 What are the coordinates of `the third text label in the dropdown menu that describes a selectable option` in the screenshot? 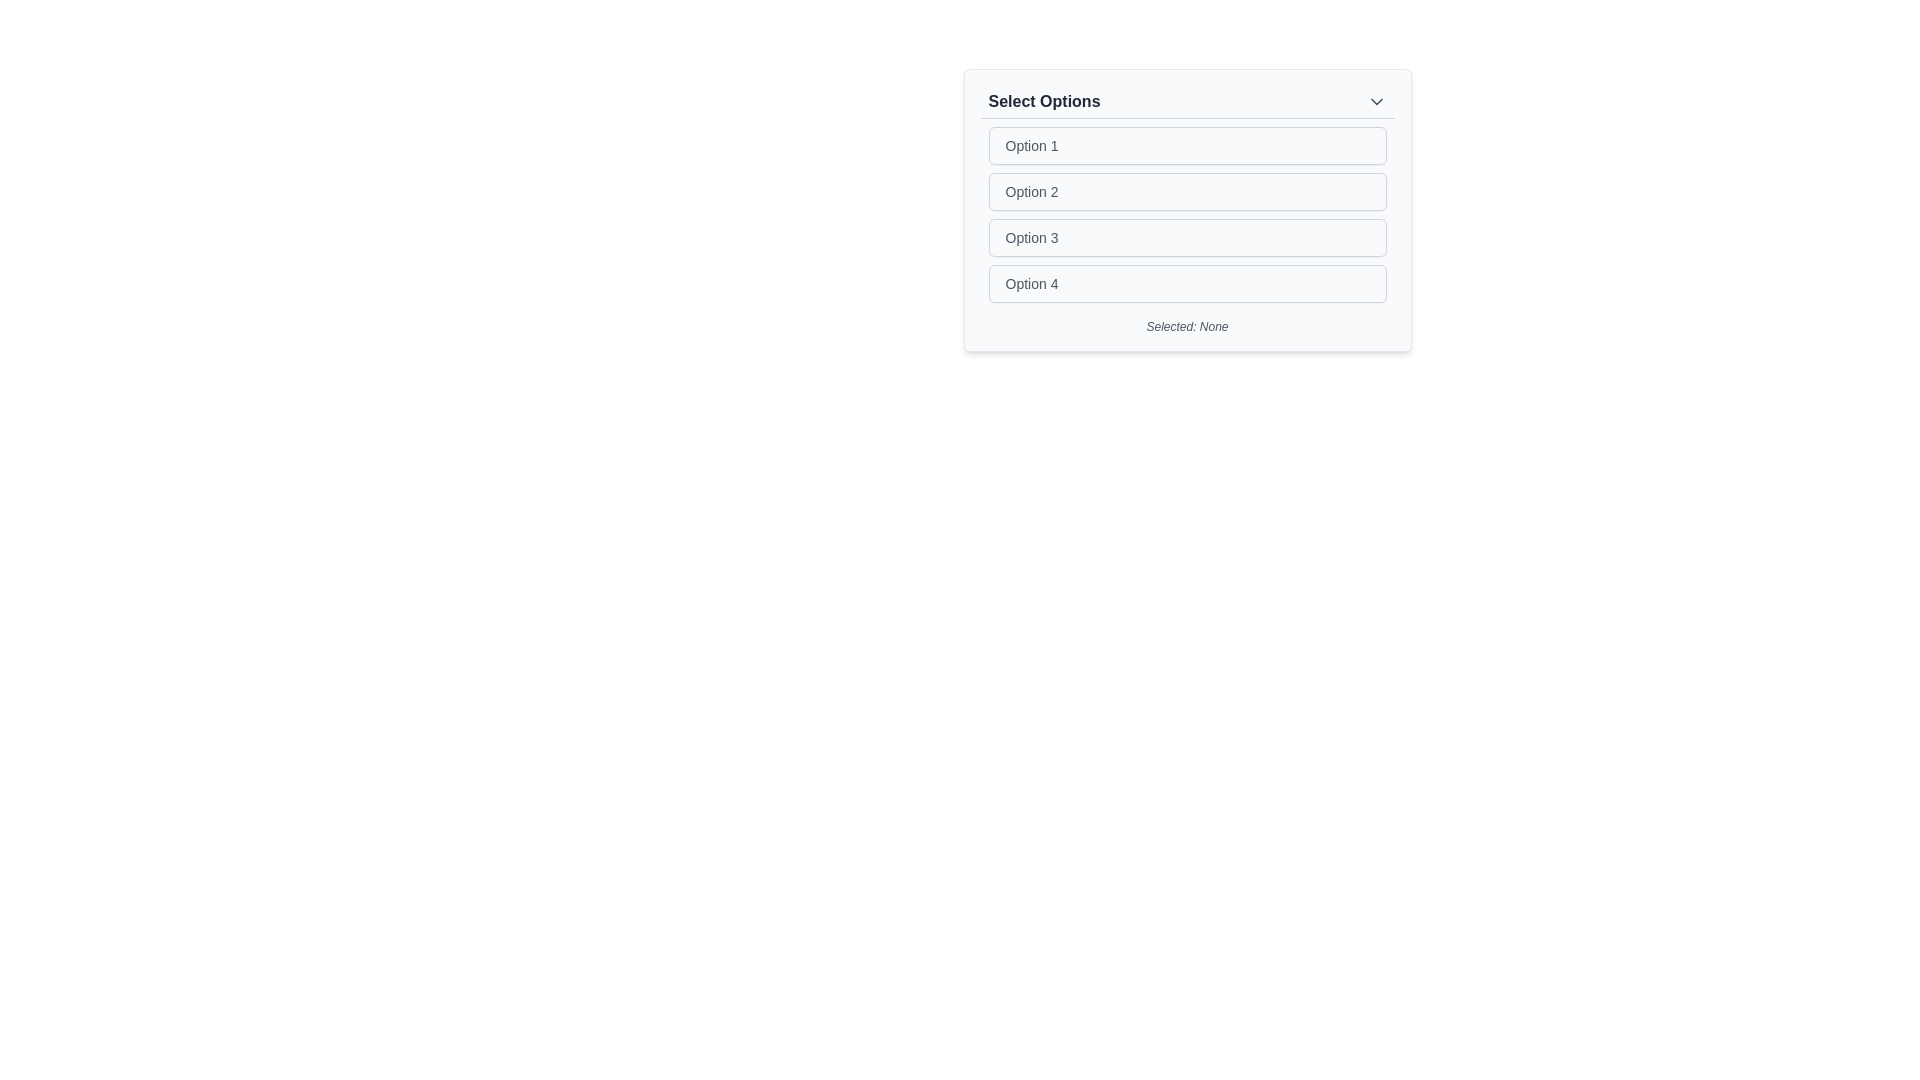 It's located at (1032, 237).